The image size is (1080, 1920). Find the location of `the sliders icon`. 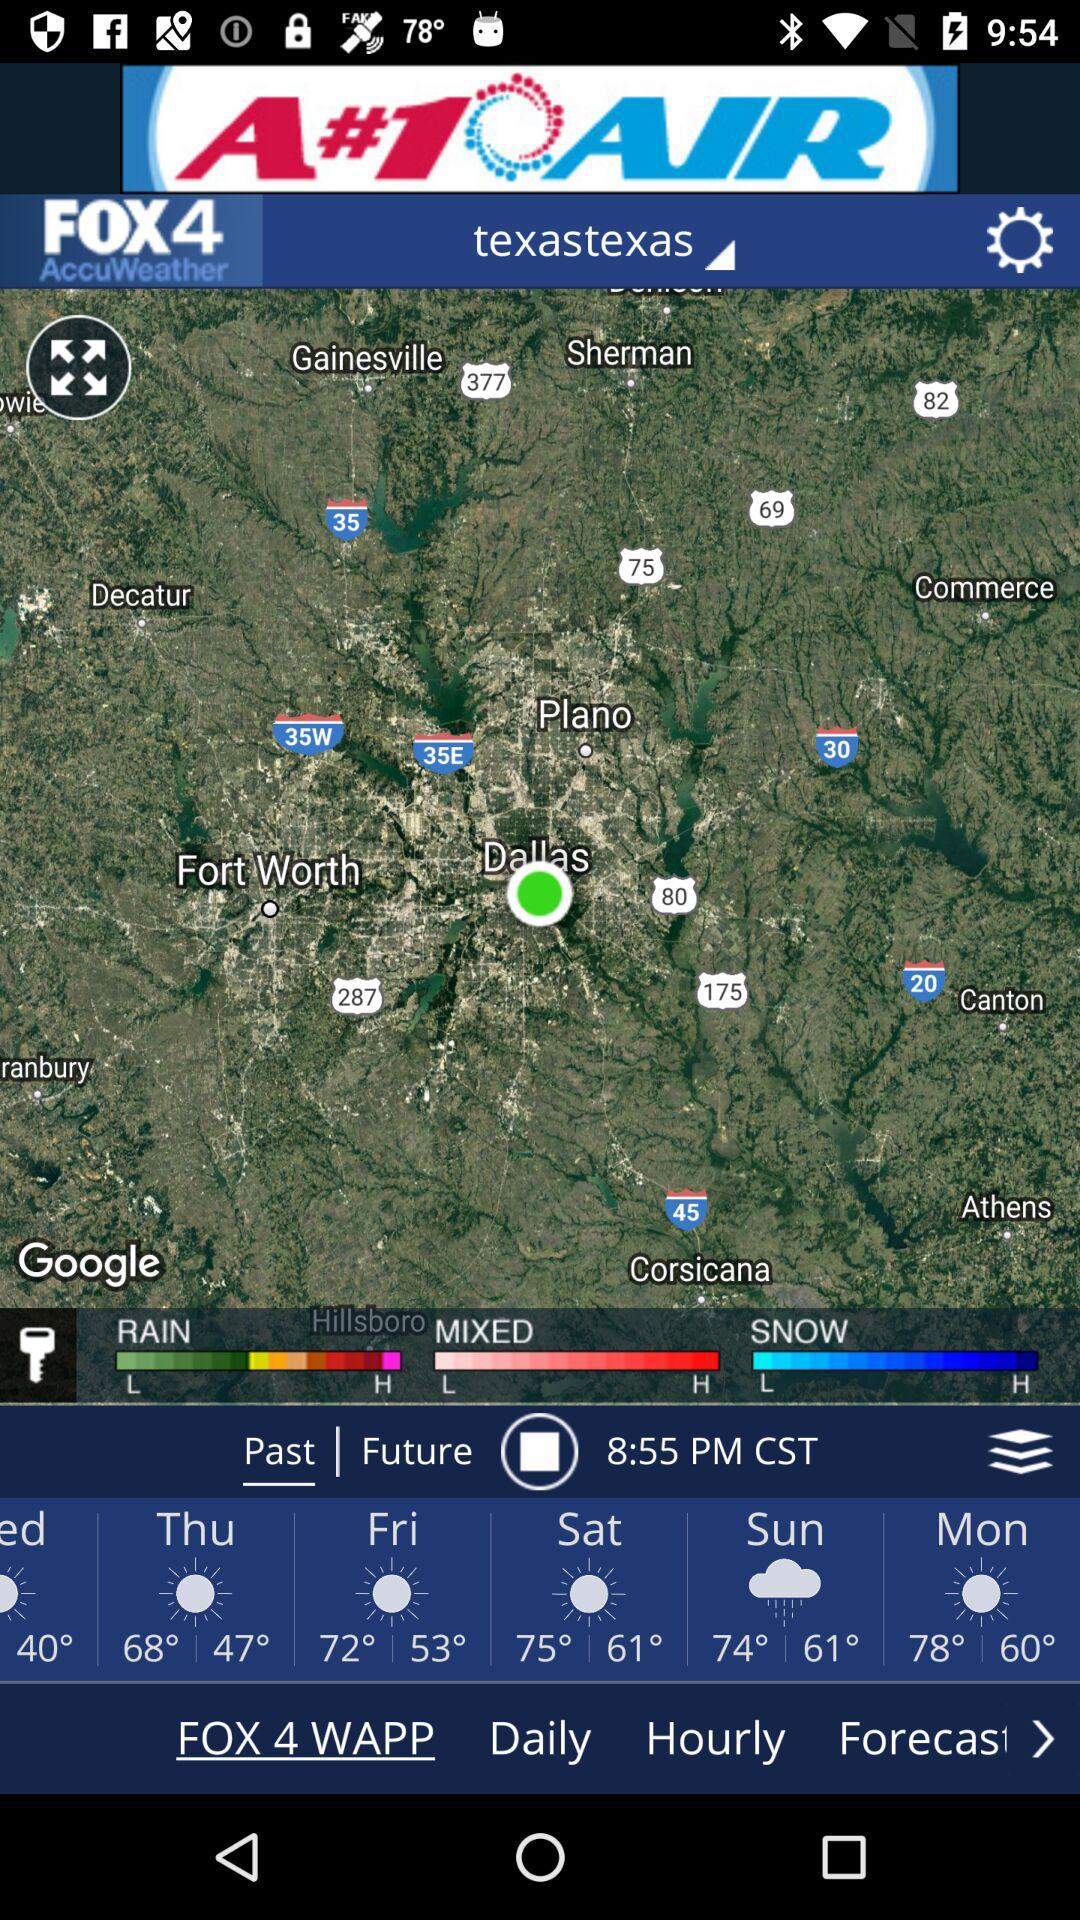

the sliders icon is located at coordinates (131, 240).